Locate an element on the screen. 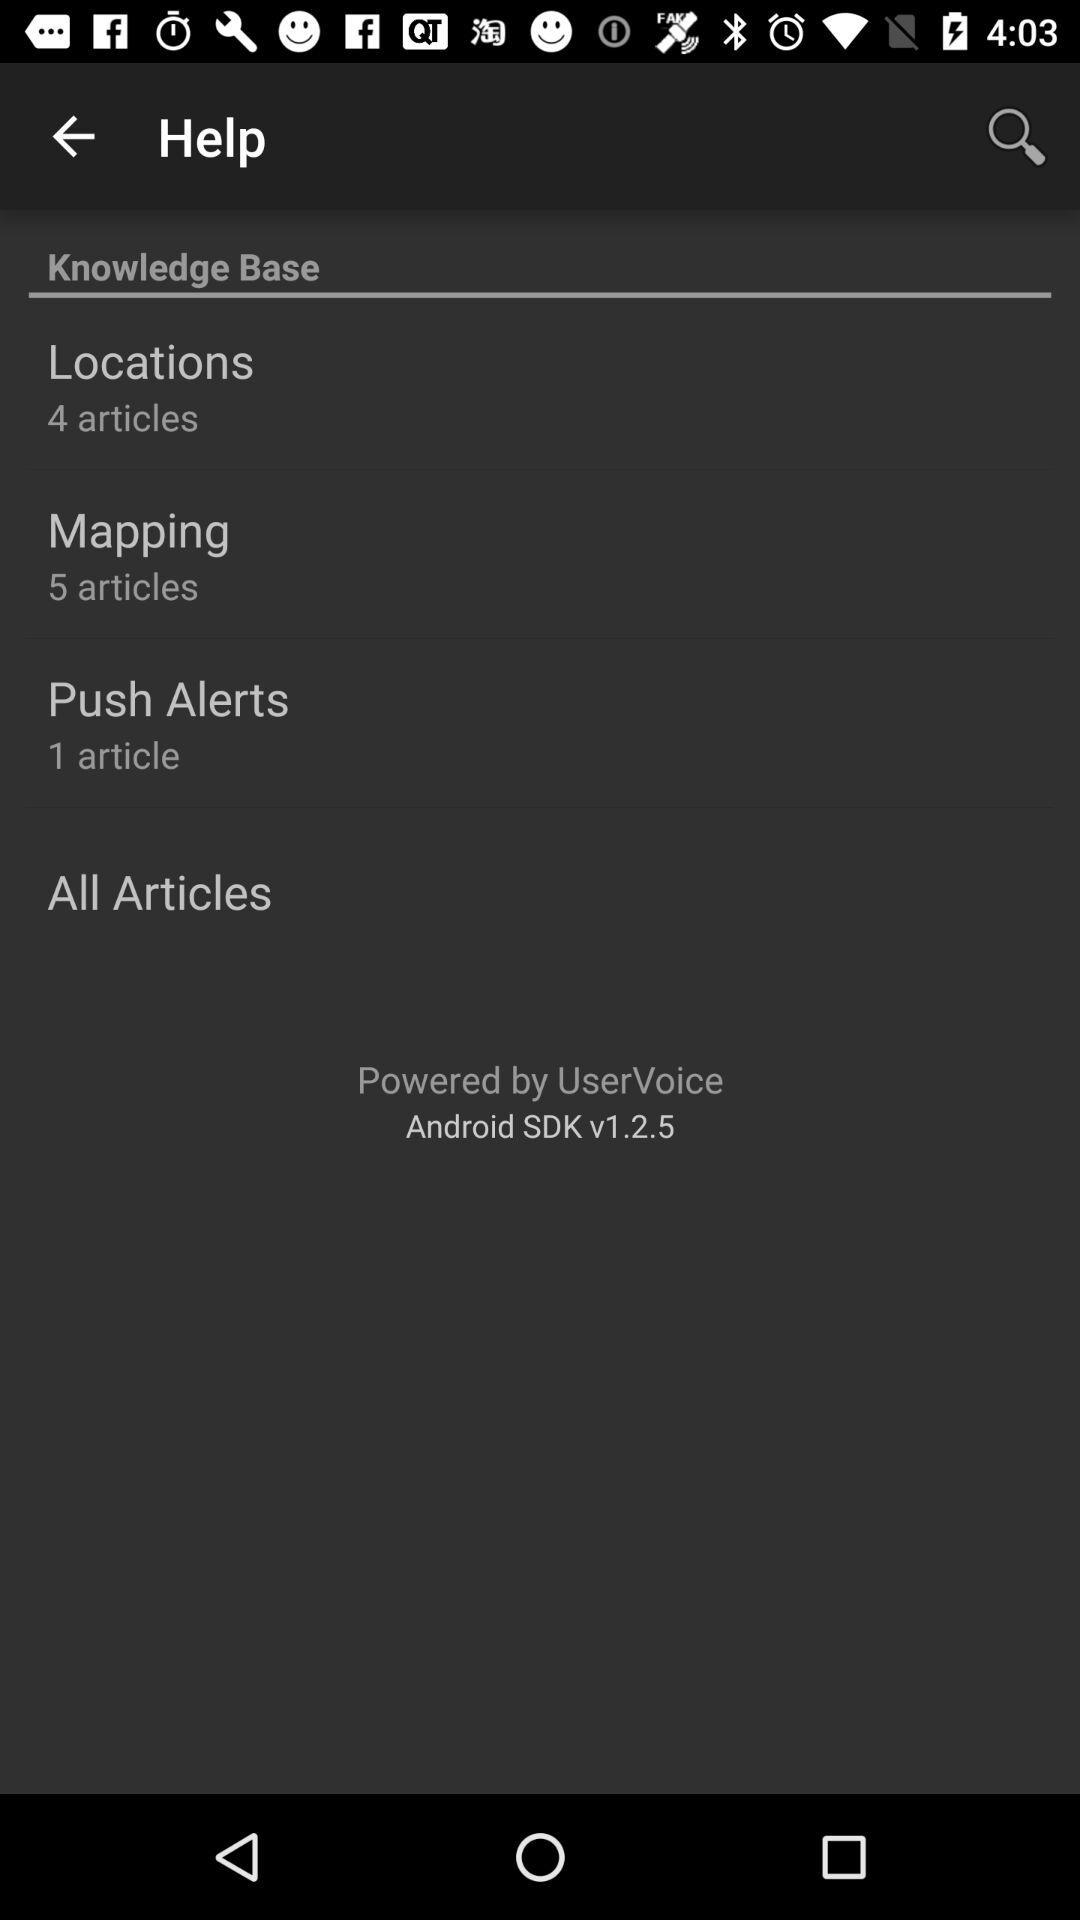 This screenshot has width=1080, height=1920. the icon above the 1 article item is located at coordinates (167, 697).